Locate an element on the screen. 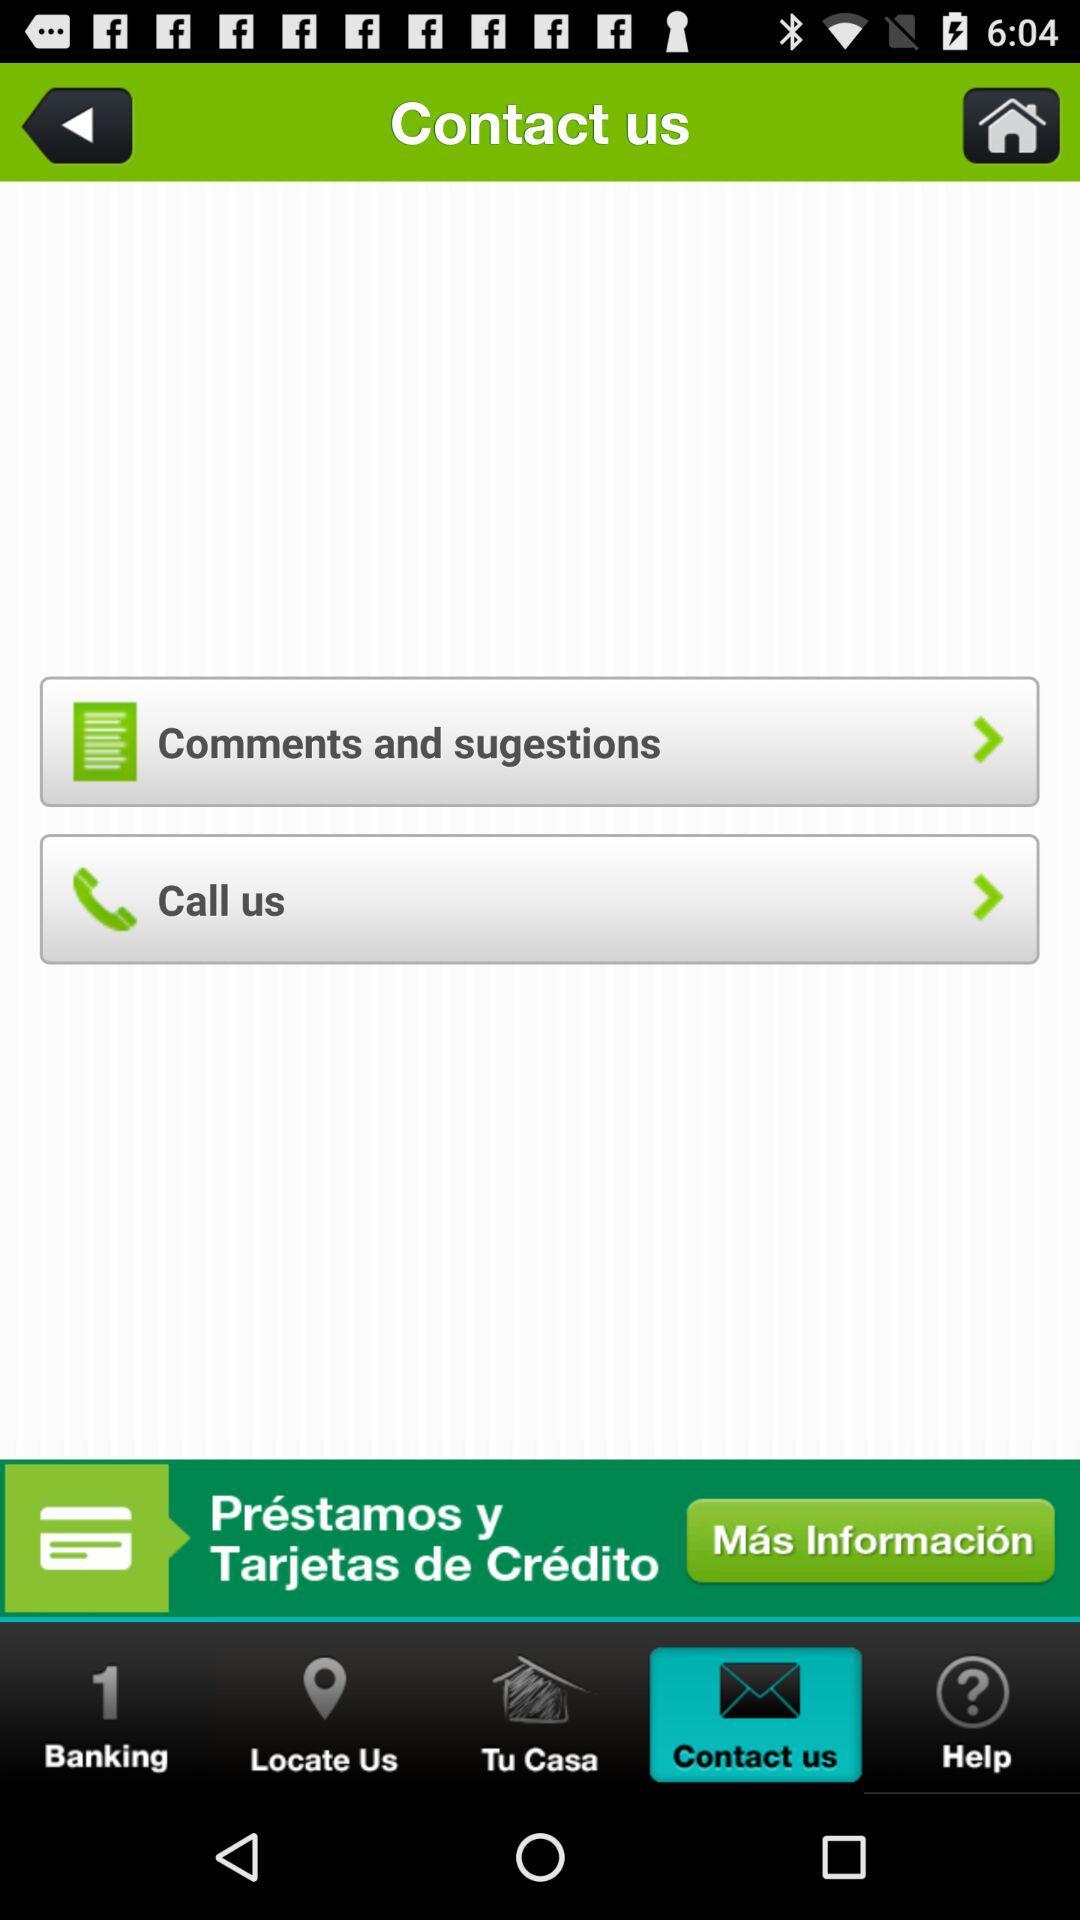 Image resolution: width=1080 pixels, height=1920 pixels. icon below call us item is located at coordinates (540, 1537).